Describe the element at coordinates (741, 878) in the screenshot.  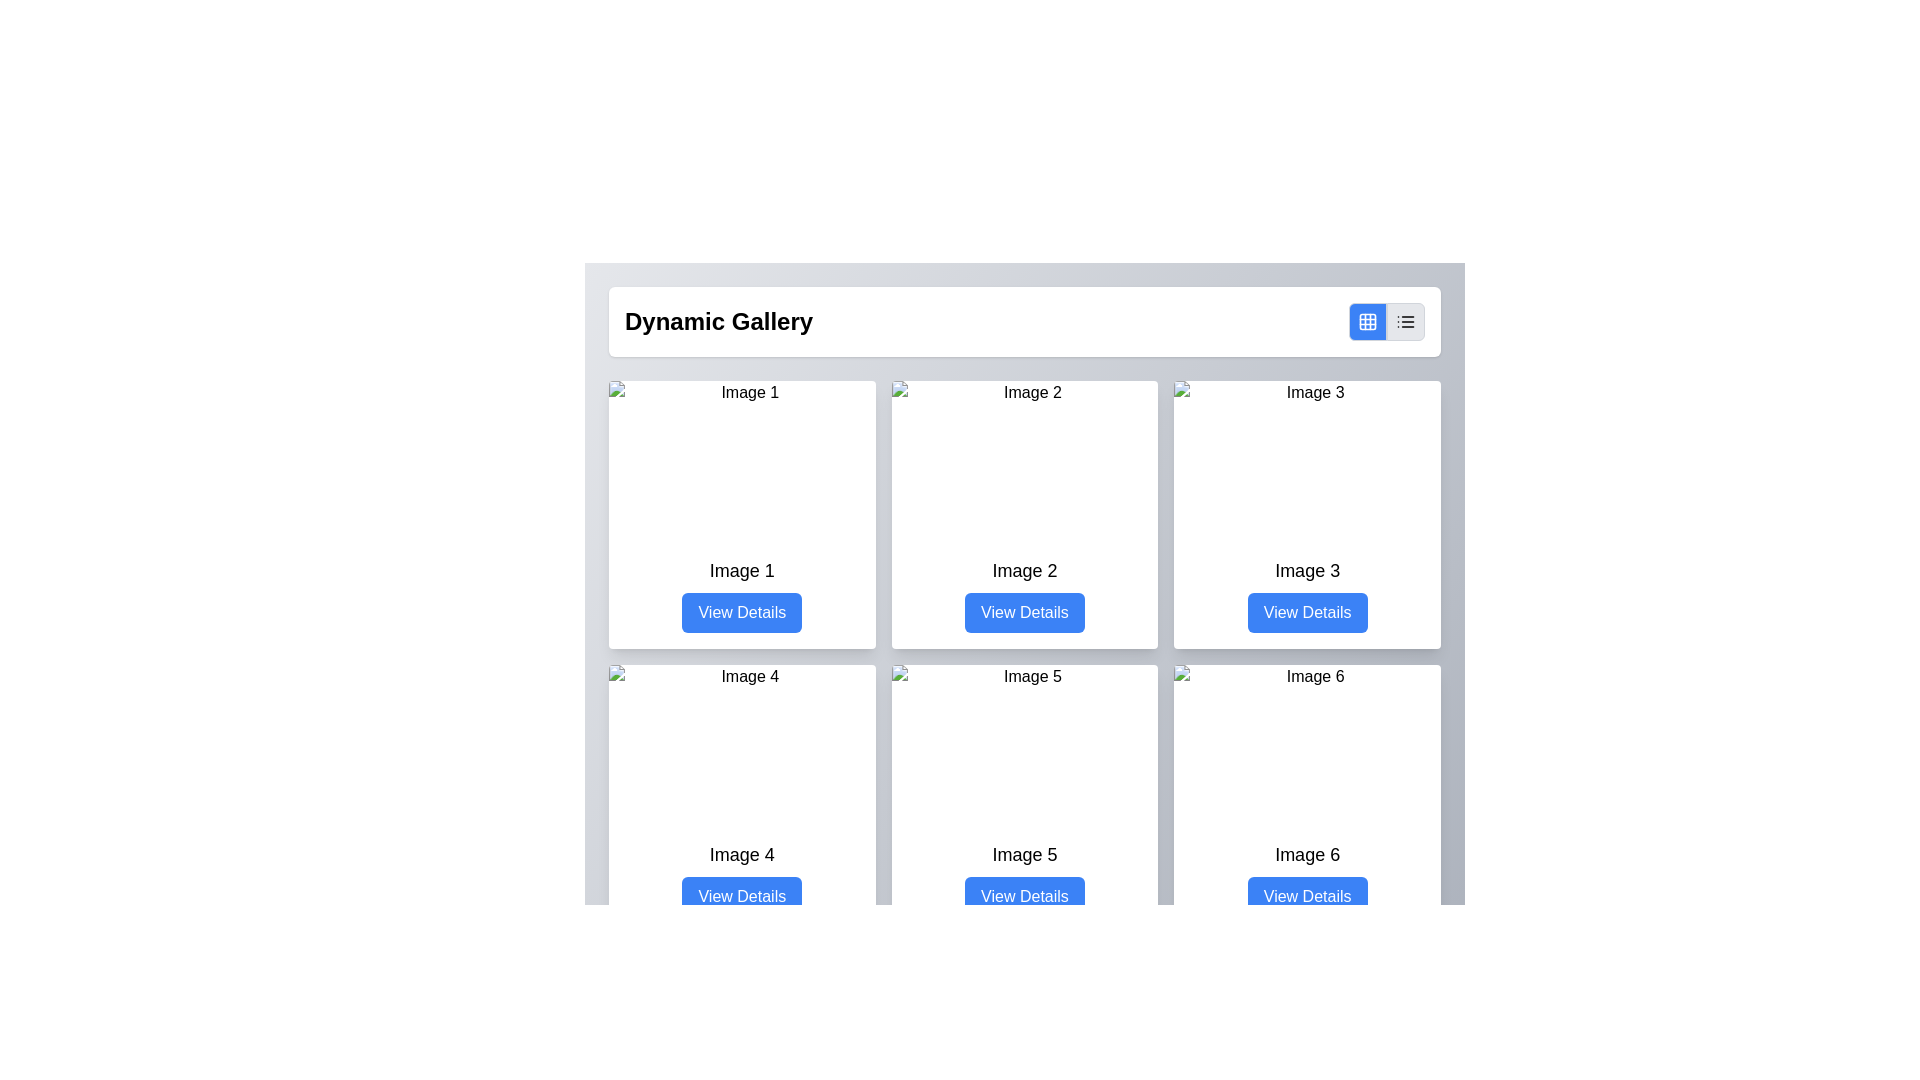
I see `the 'View Details' button located below the 'Image 4' text in the fourth tile of the grid layout` at that location.